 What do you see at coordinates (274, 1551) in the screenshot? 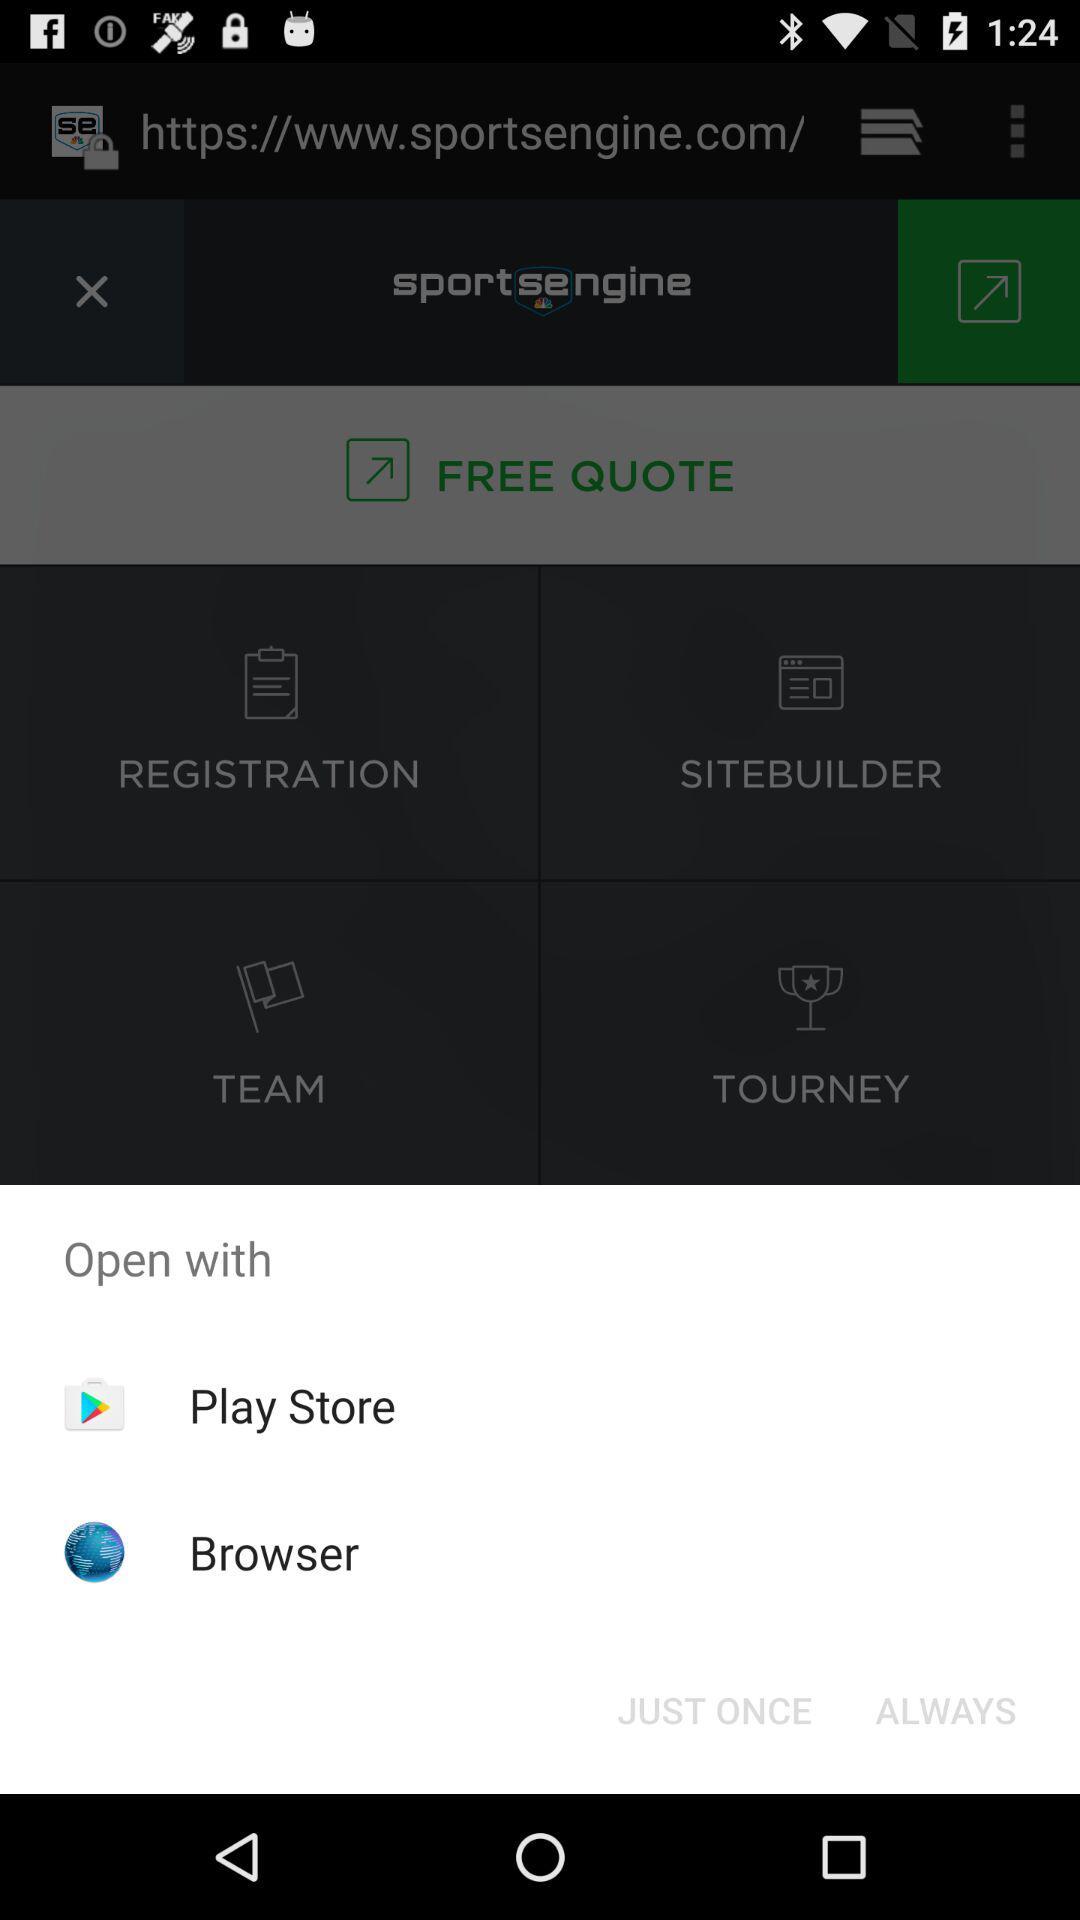
I see `the browser item` at bounding box center [274, 1551].